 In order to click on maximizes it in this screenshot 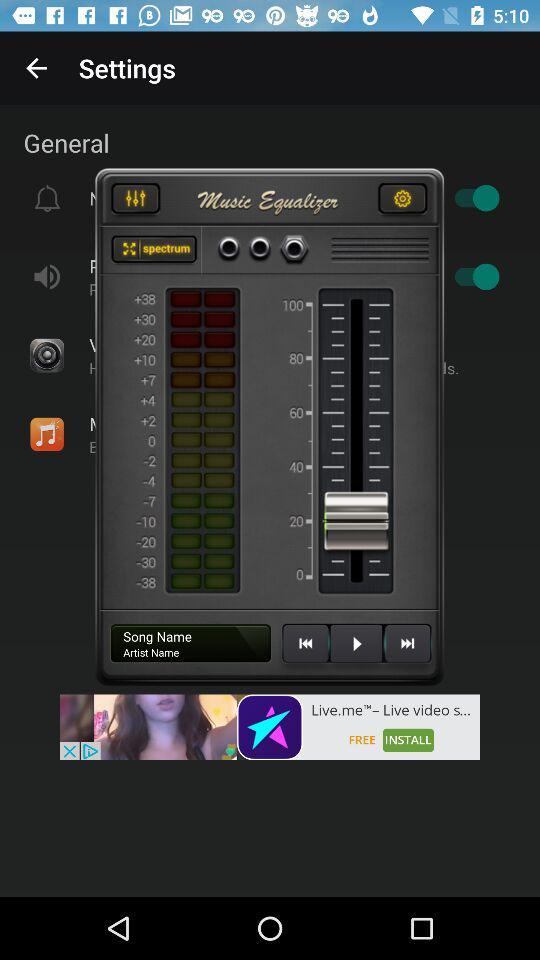, I will do `click(153, 249)`.